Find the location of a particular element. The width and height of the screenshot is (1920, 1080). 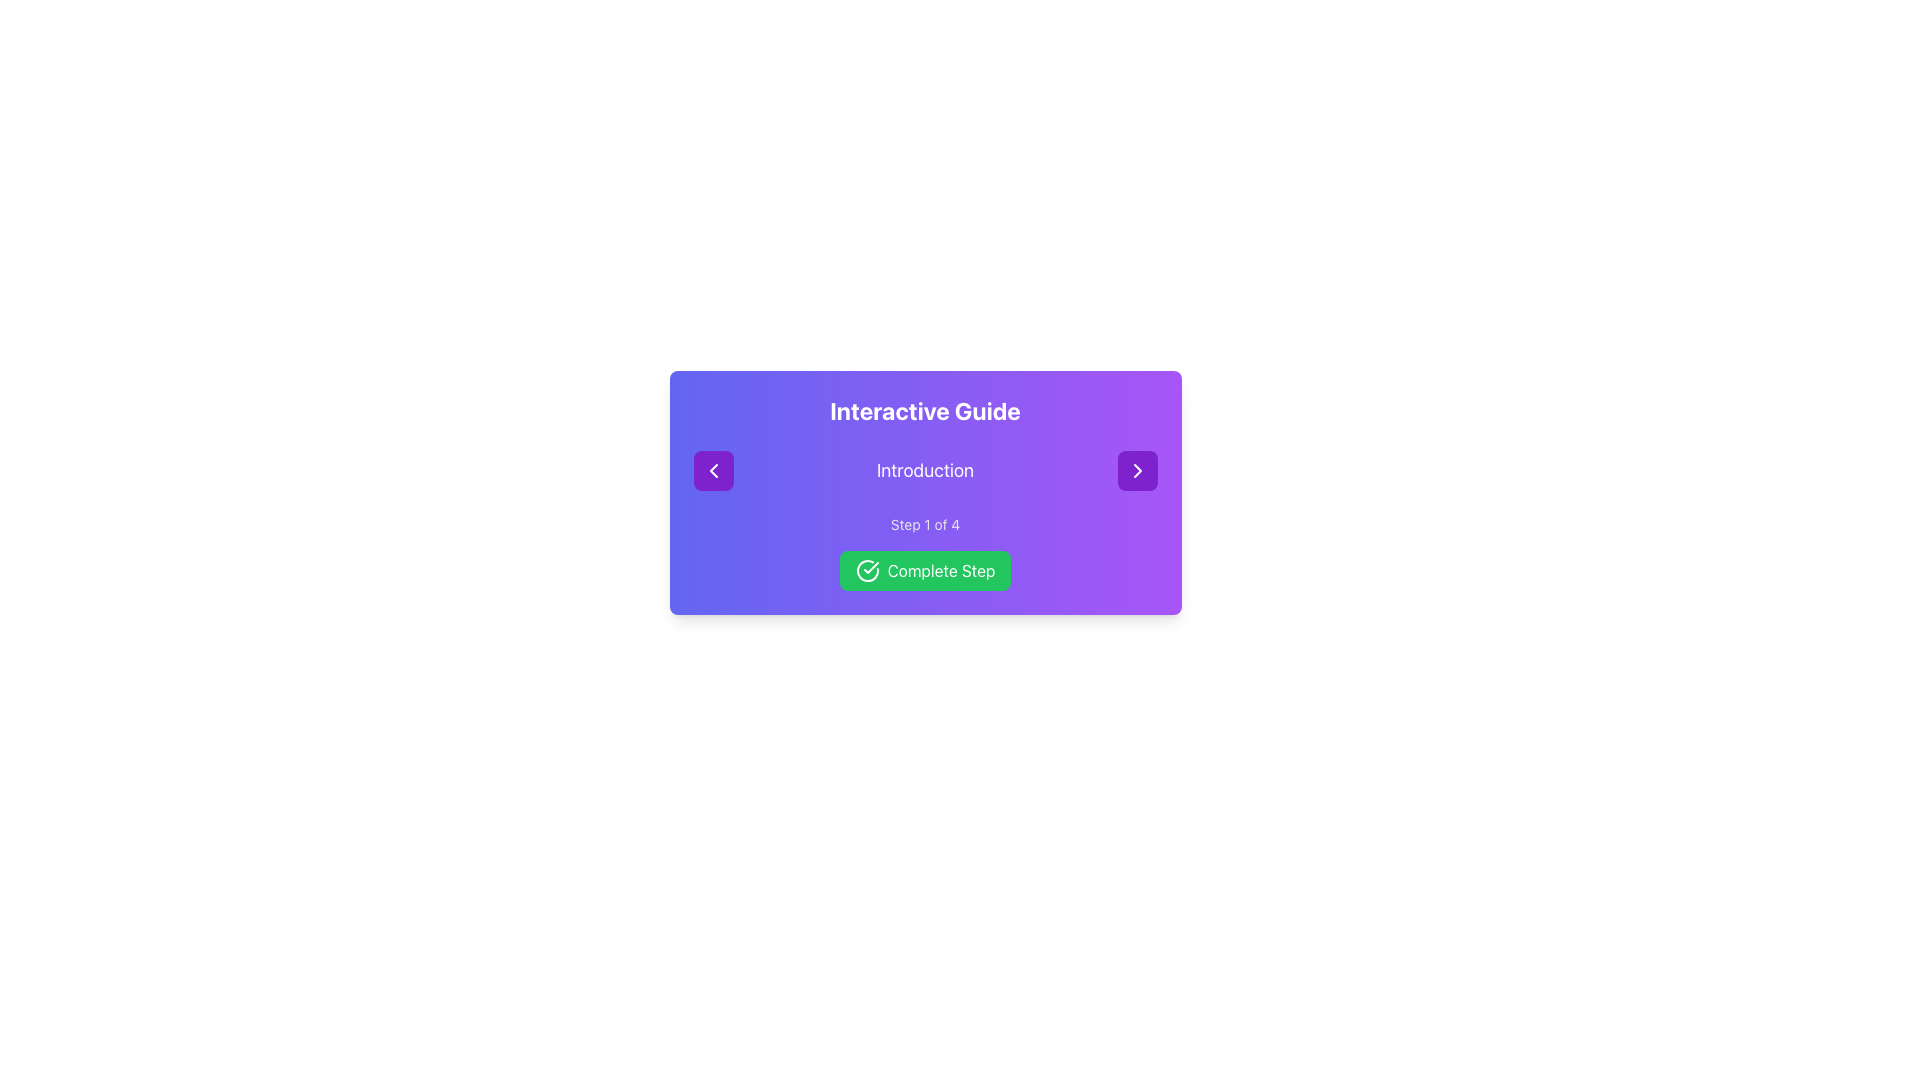

the 'Complete Step' button with a green background and white text, located at the bottom of the 'Interactive Guide' box is located at coordinates (924, 570).